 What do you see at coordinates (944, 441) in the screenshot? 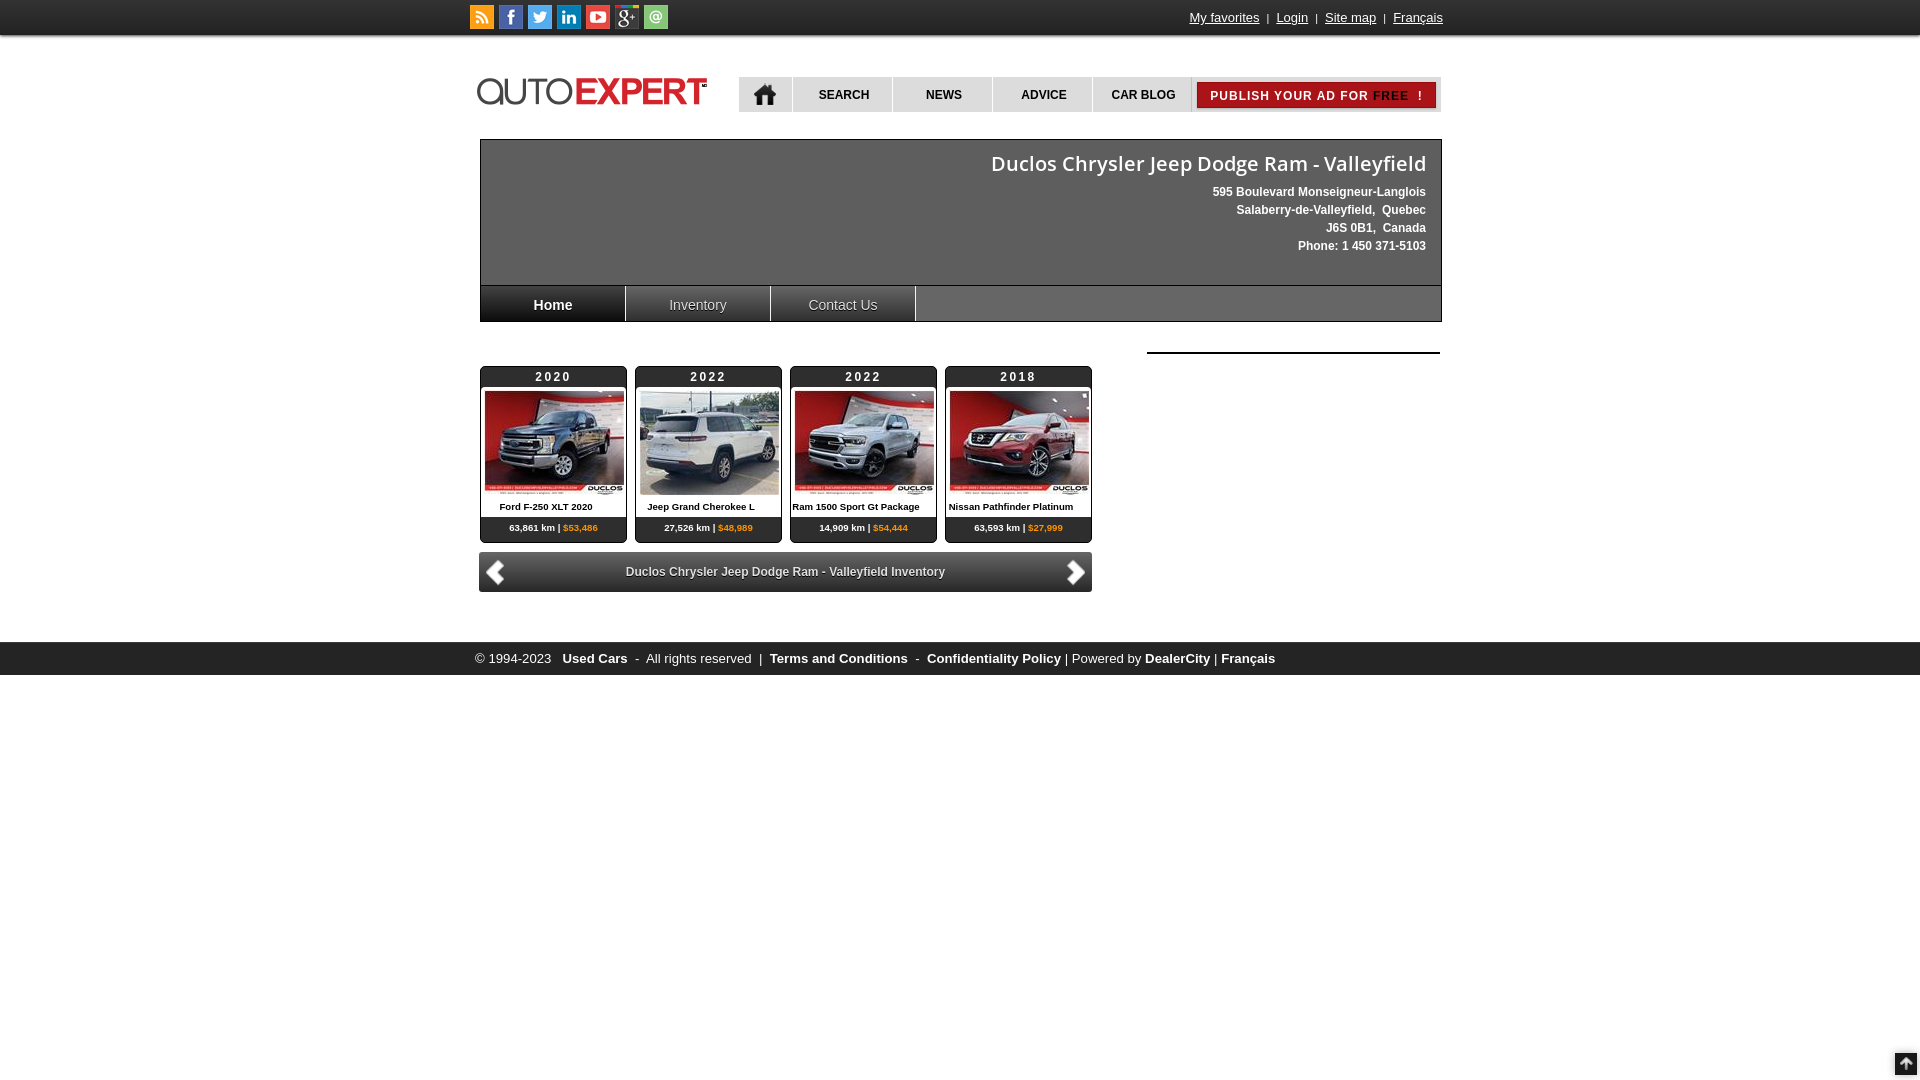
I see `'2018` at bounding box center [944, 441].